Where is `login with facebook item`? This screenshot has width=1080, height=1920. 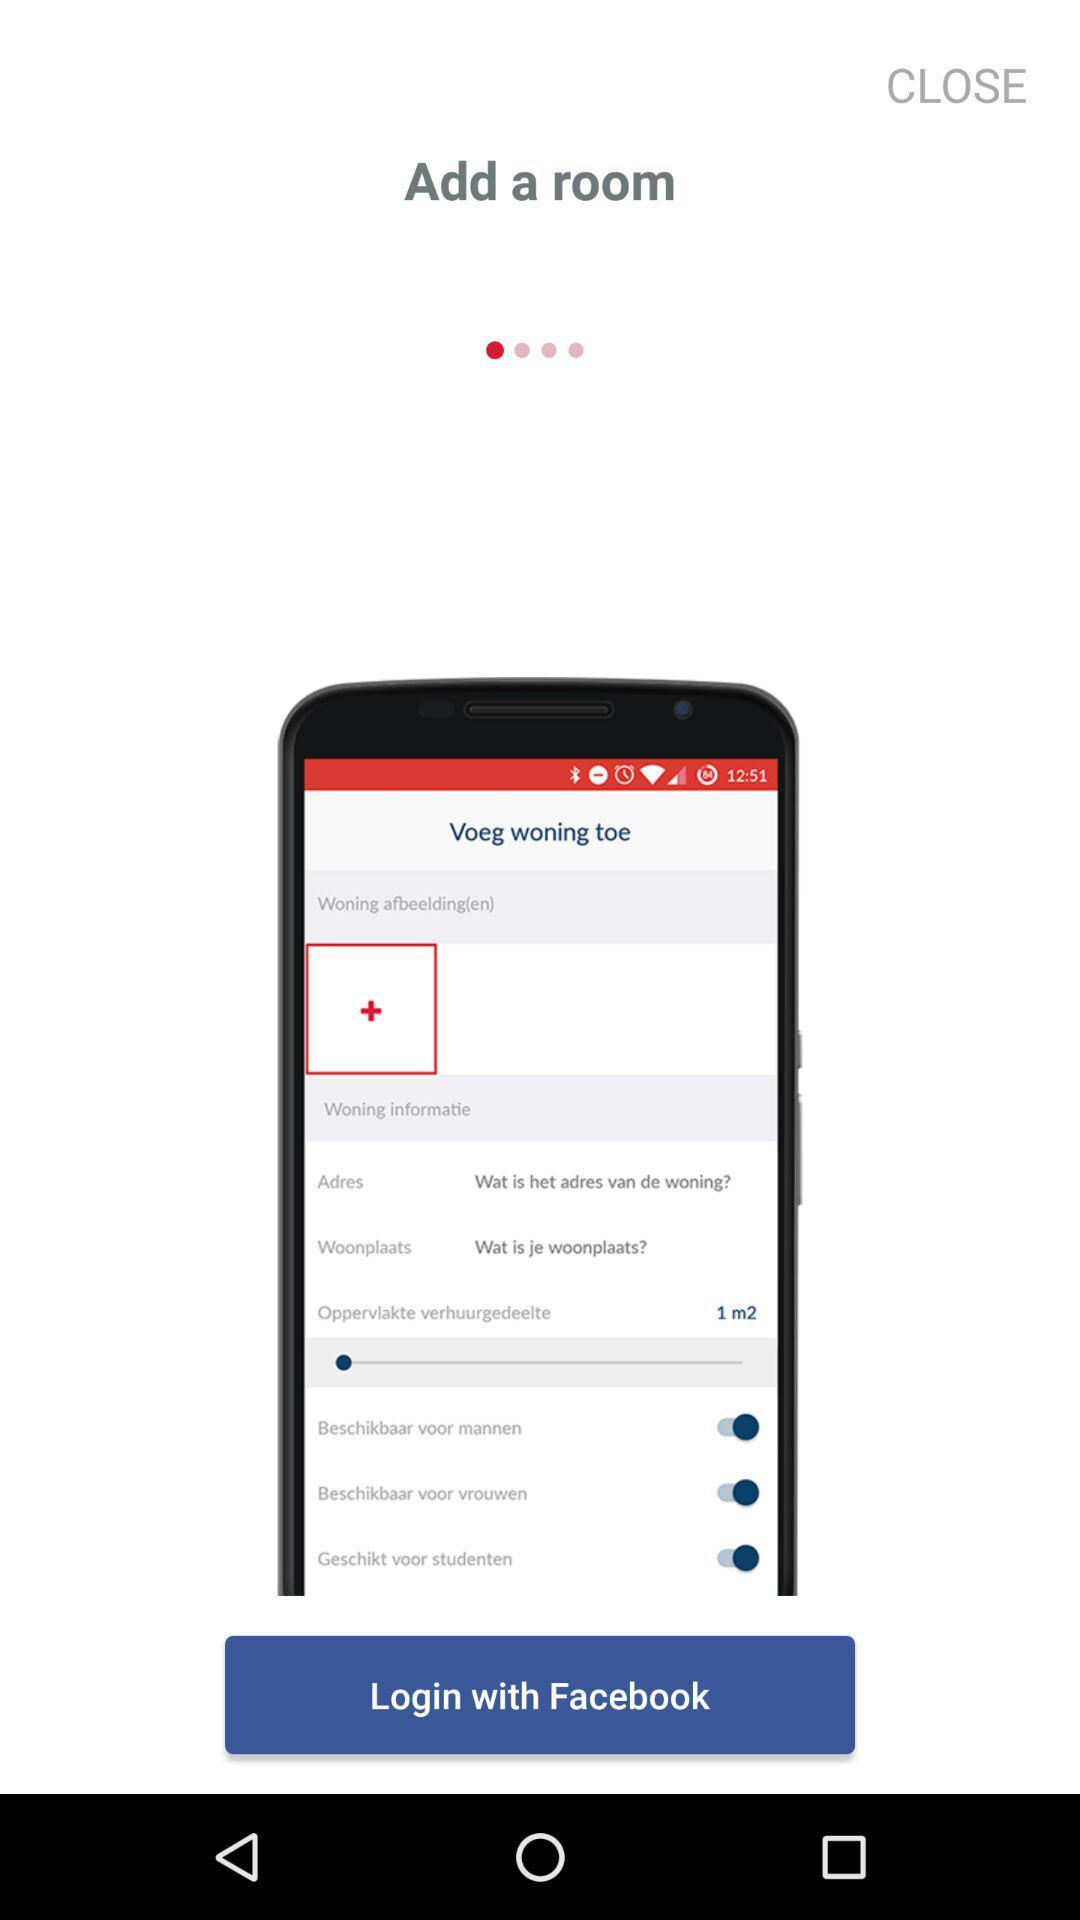
login with facebook item is located at coordinates (540, 1693).